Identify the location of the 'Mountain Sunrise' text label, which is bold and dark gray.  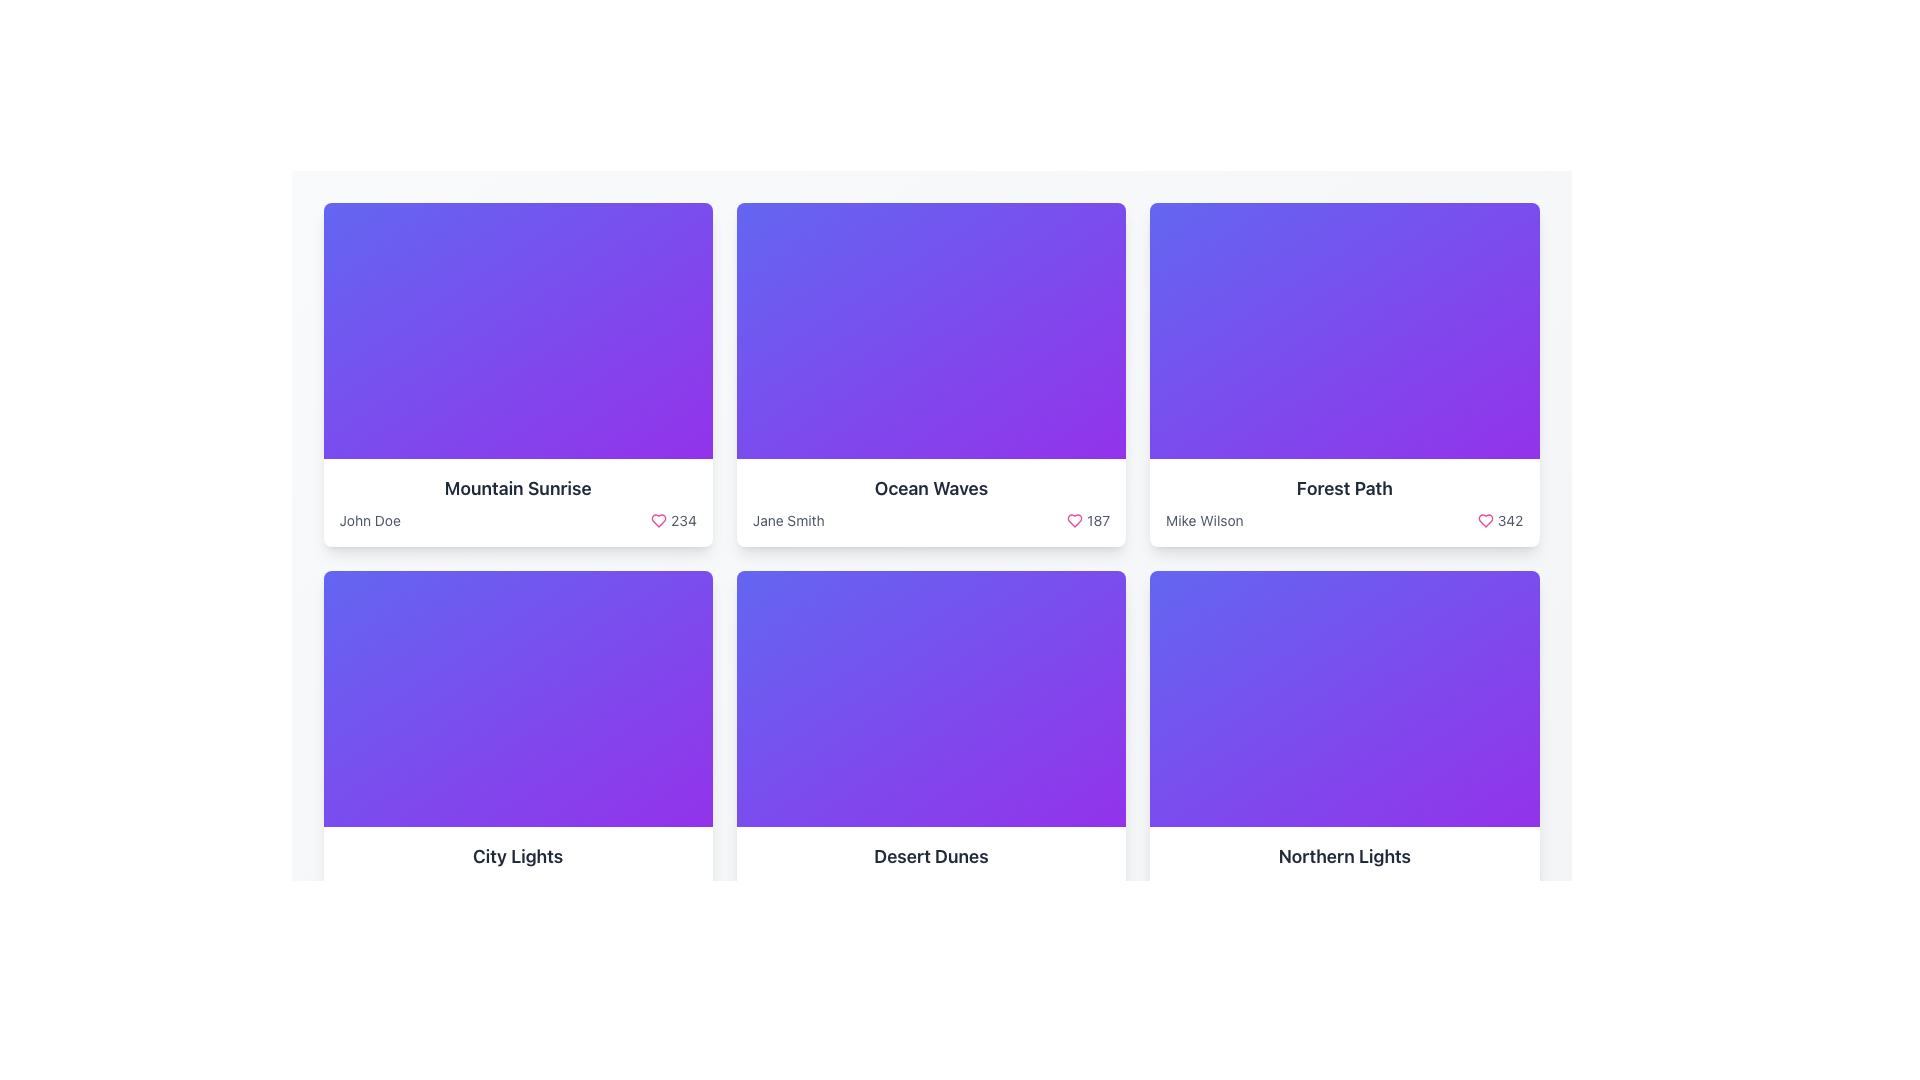
(518, 489).